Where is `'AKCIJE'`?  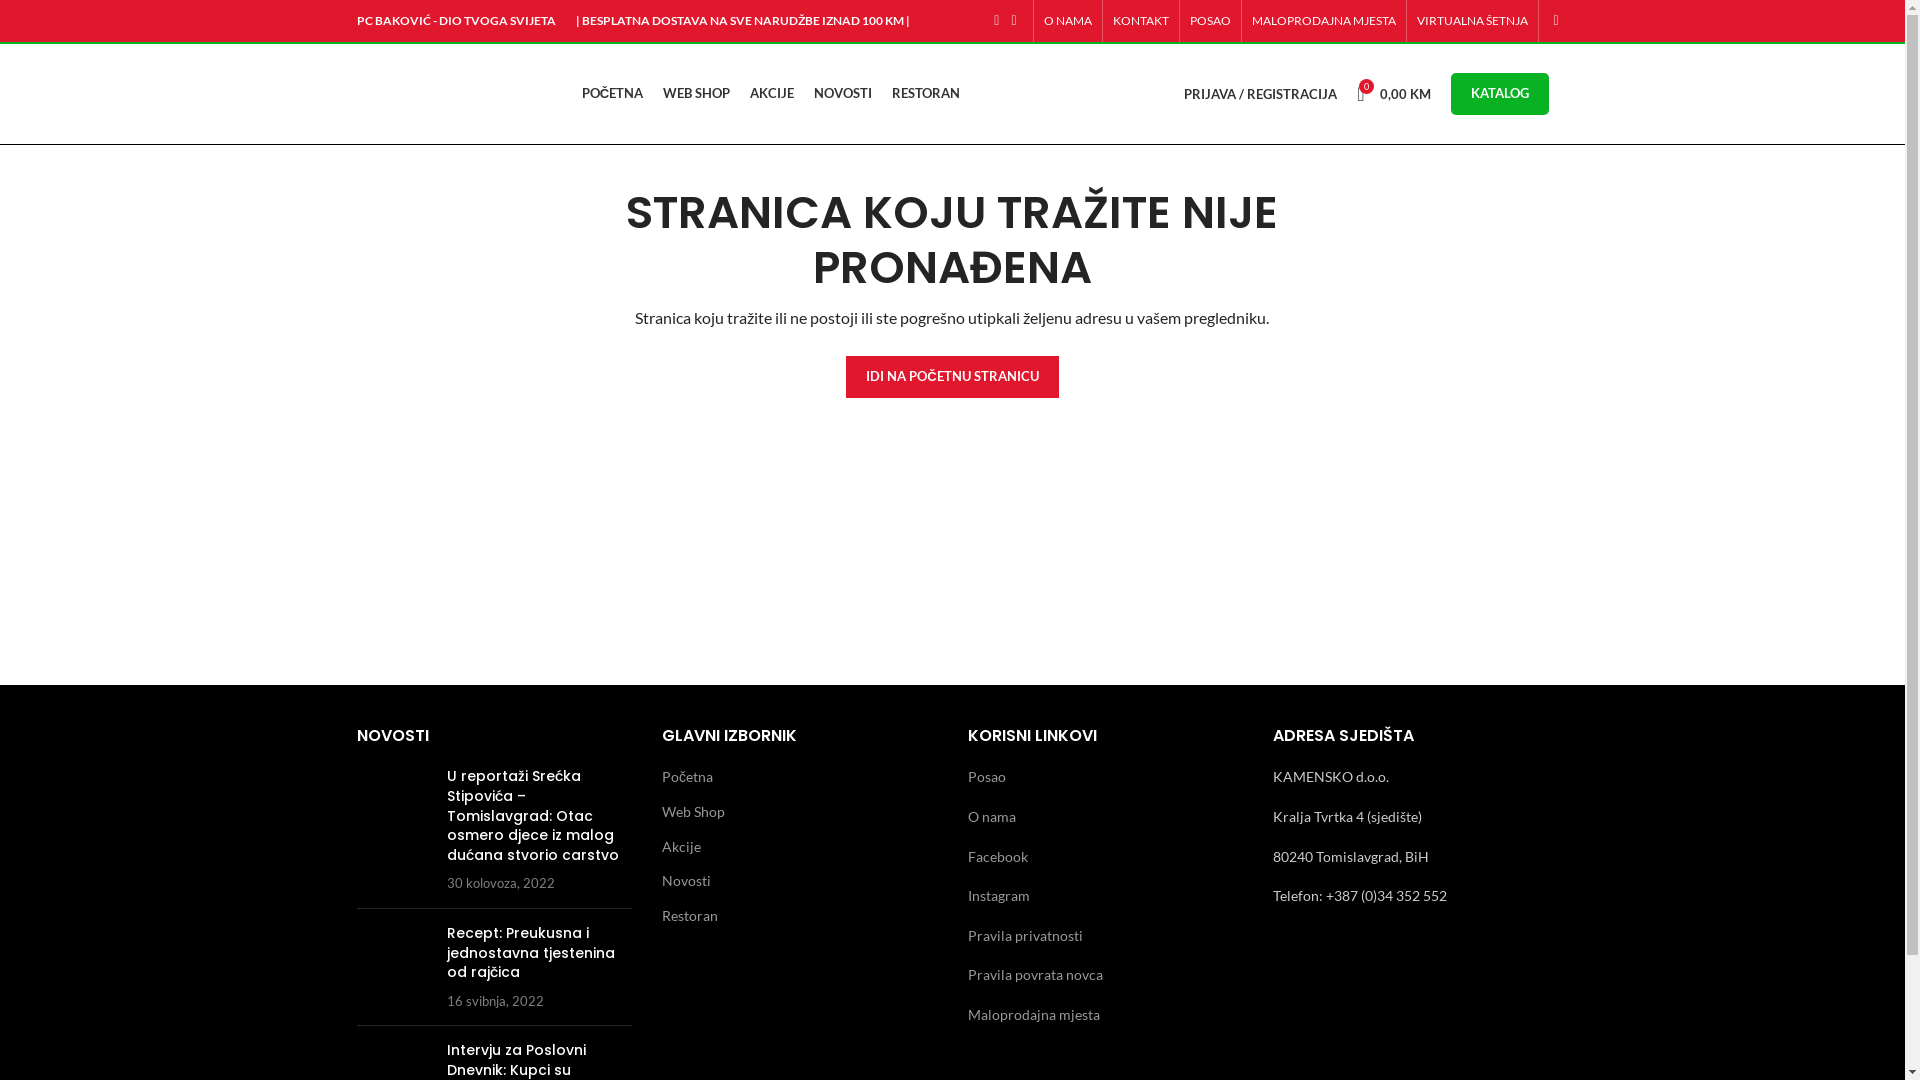
'AKCIJE' is located at coordinates (771, 93).